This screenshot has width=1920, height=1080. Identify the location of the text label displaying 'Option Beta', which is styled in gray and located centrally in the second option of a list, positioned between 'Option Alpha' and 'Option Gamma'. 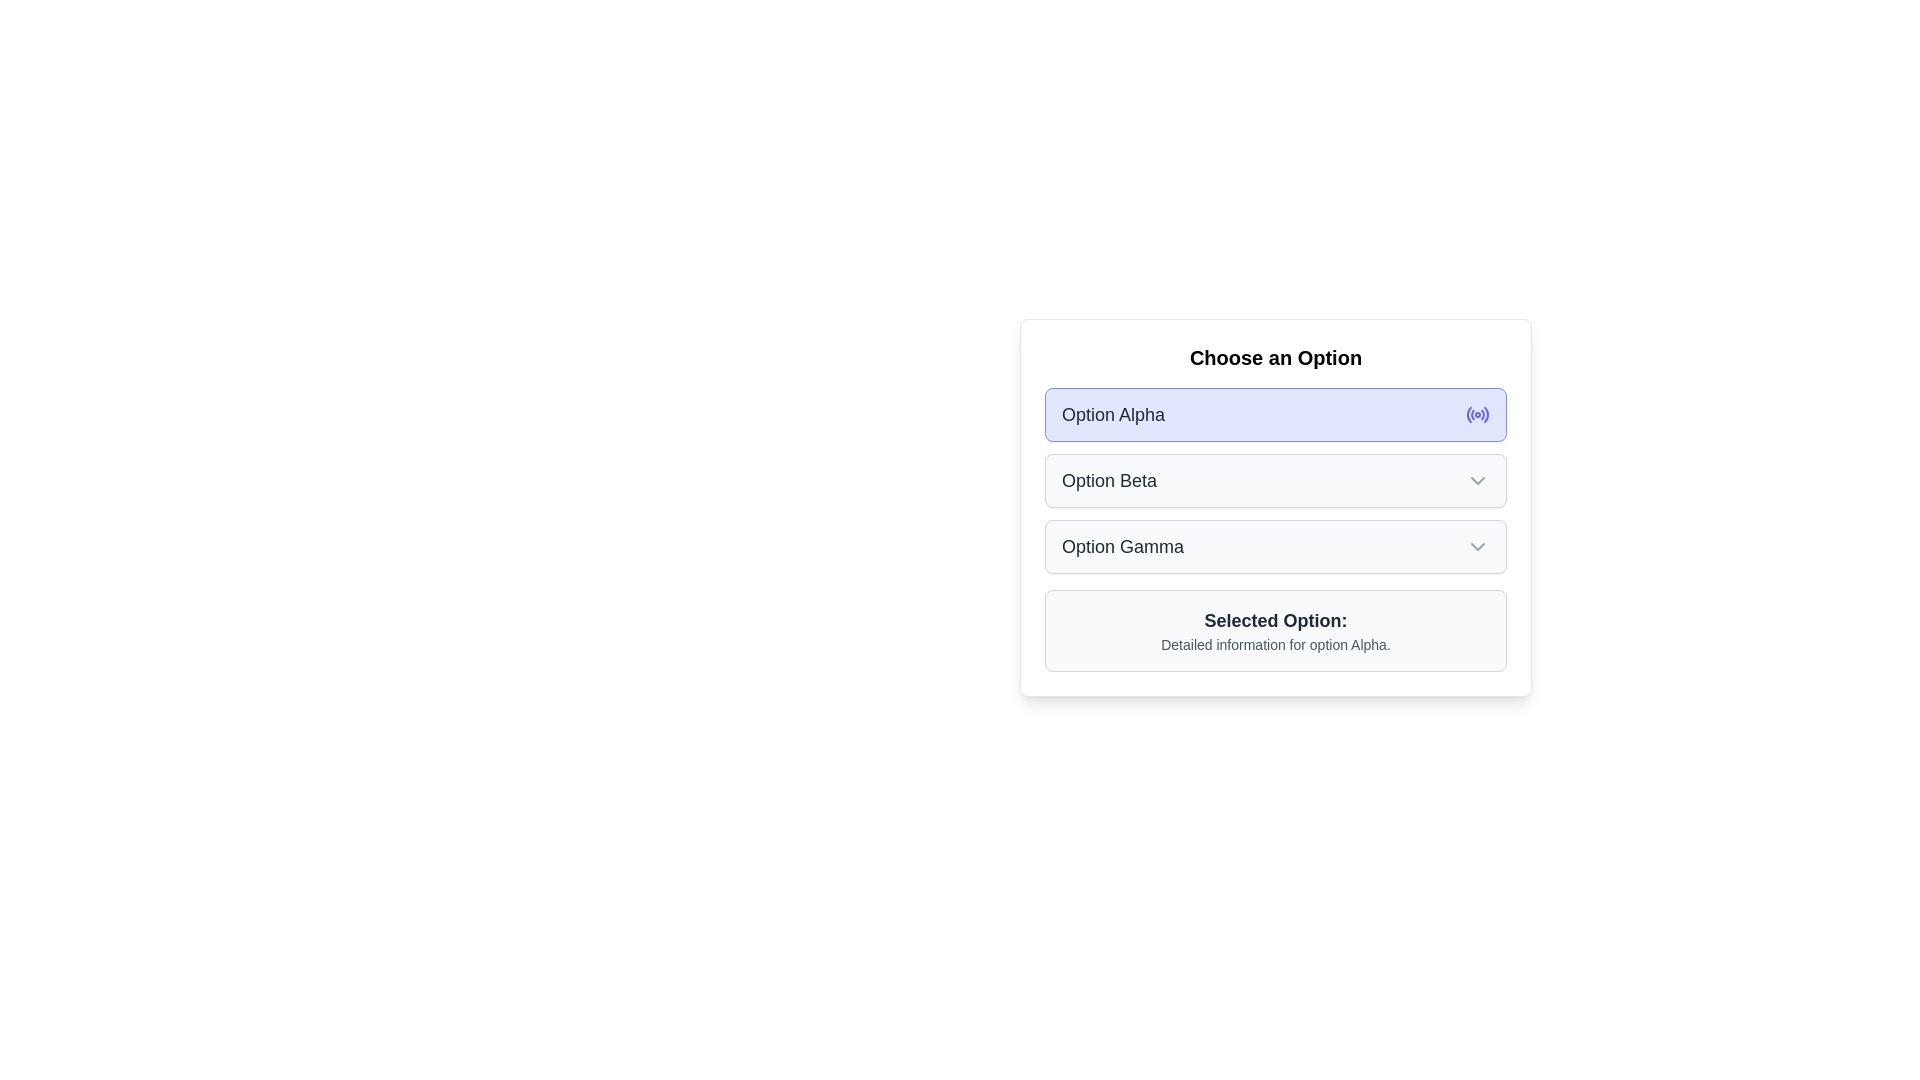
(1108, 481).